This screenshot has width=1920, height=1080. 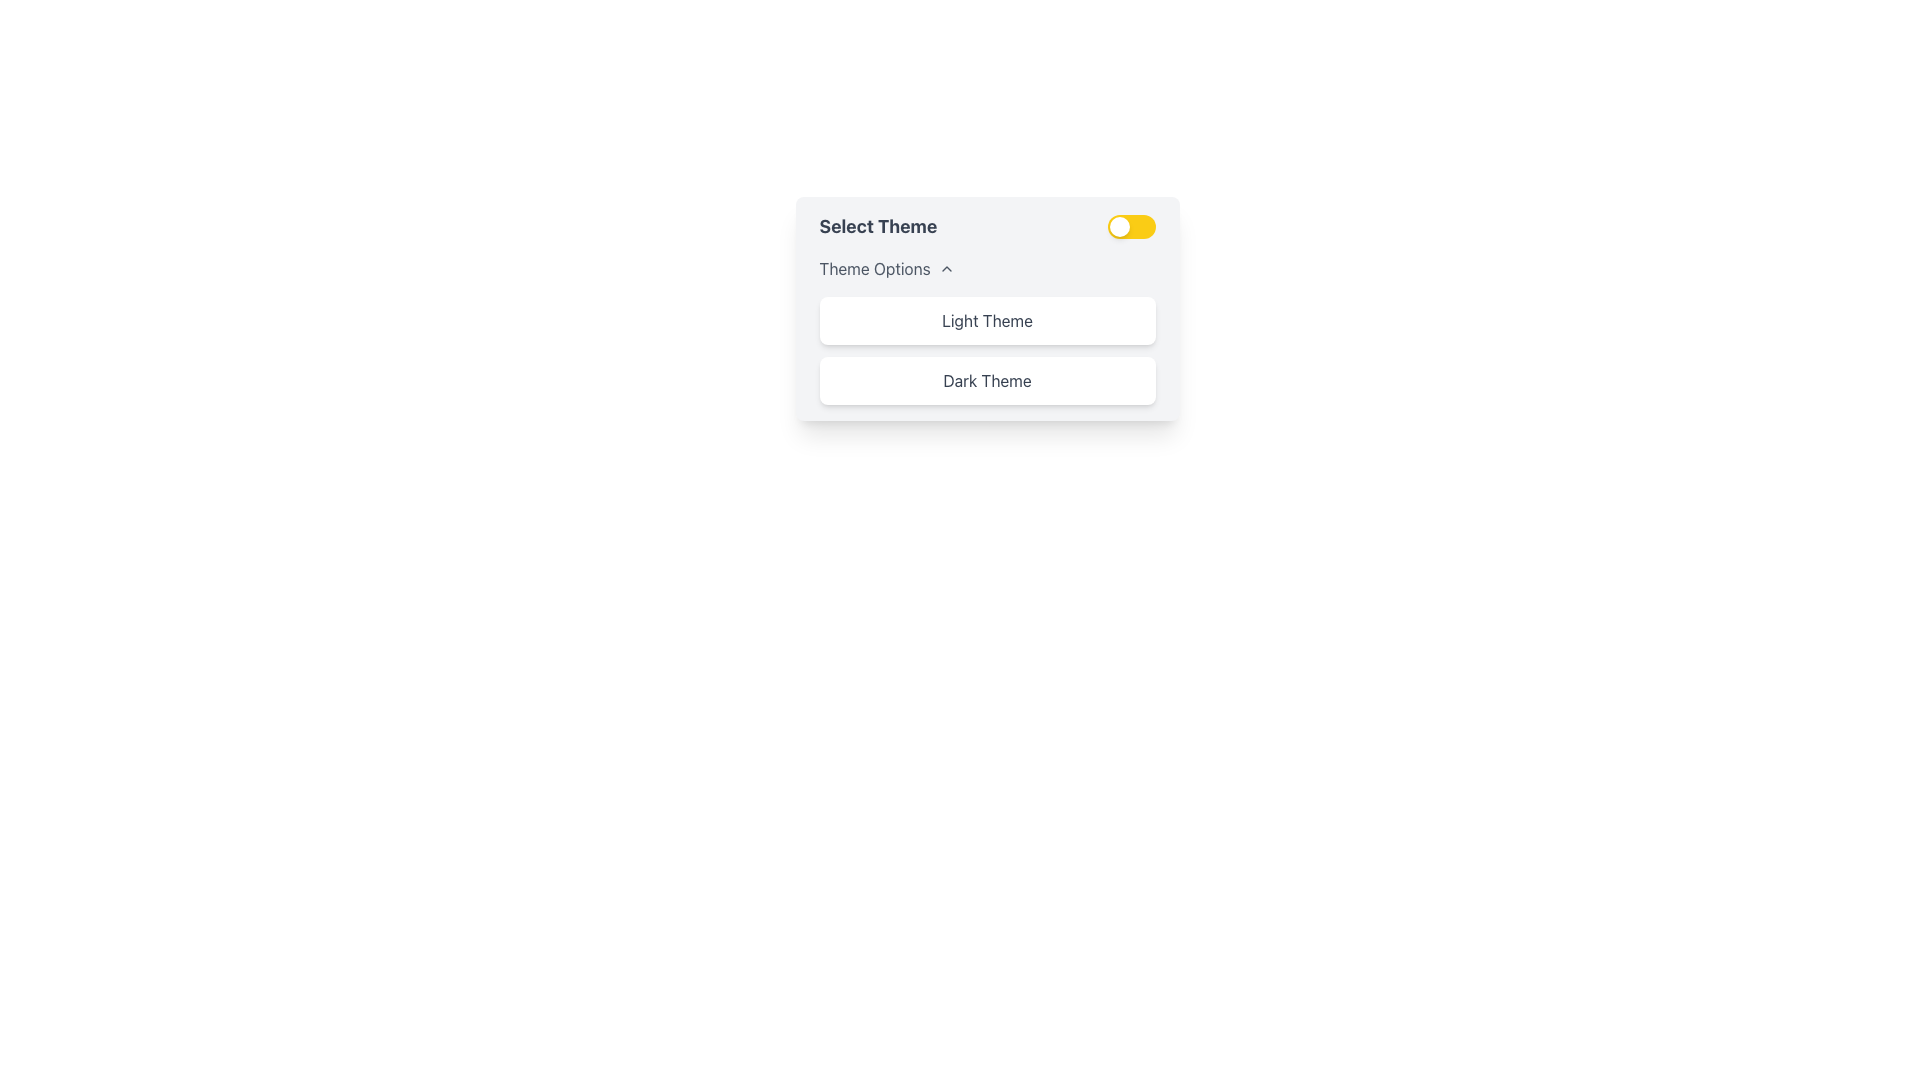 What do you see at coordinates (1131, 226) in the screenshot?
I see `the toggle switch with a bright yellow background and a white circular button with a sun icon, indicating it is in the 'on' position` at bounding box center [1131, 226].